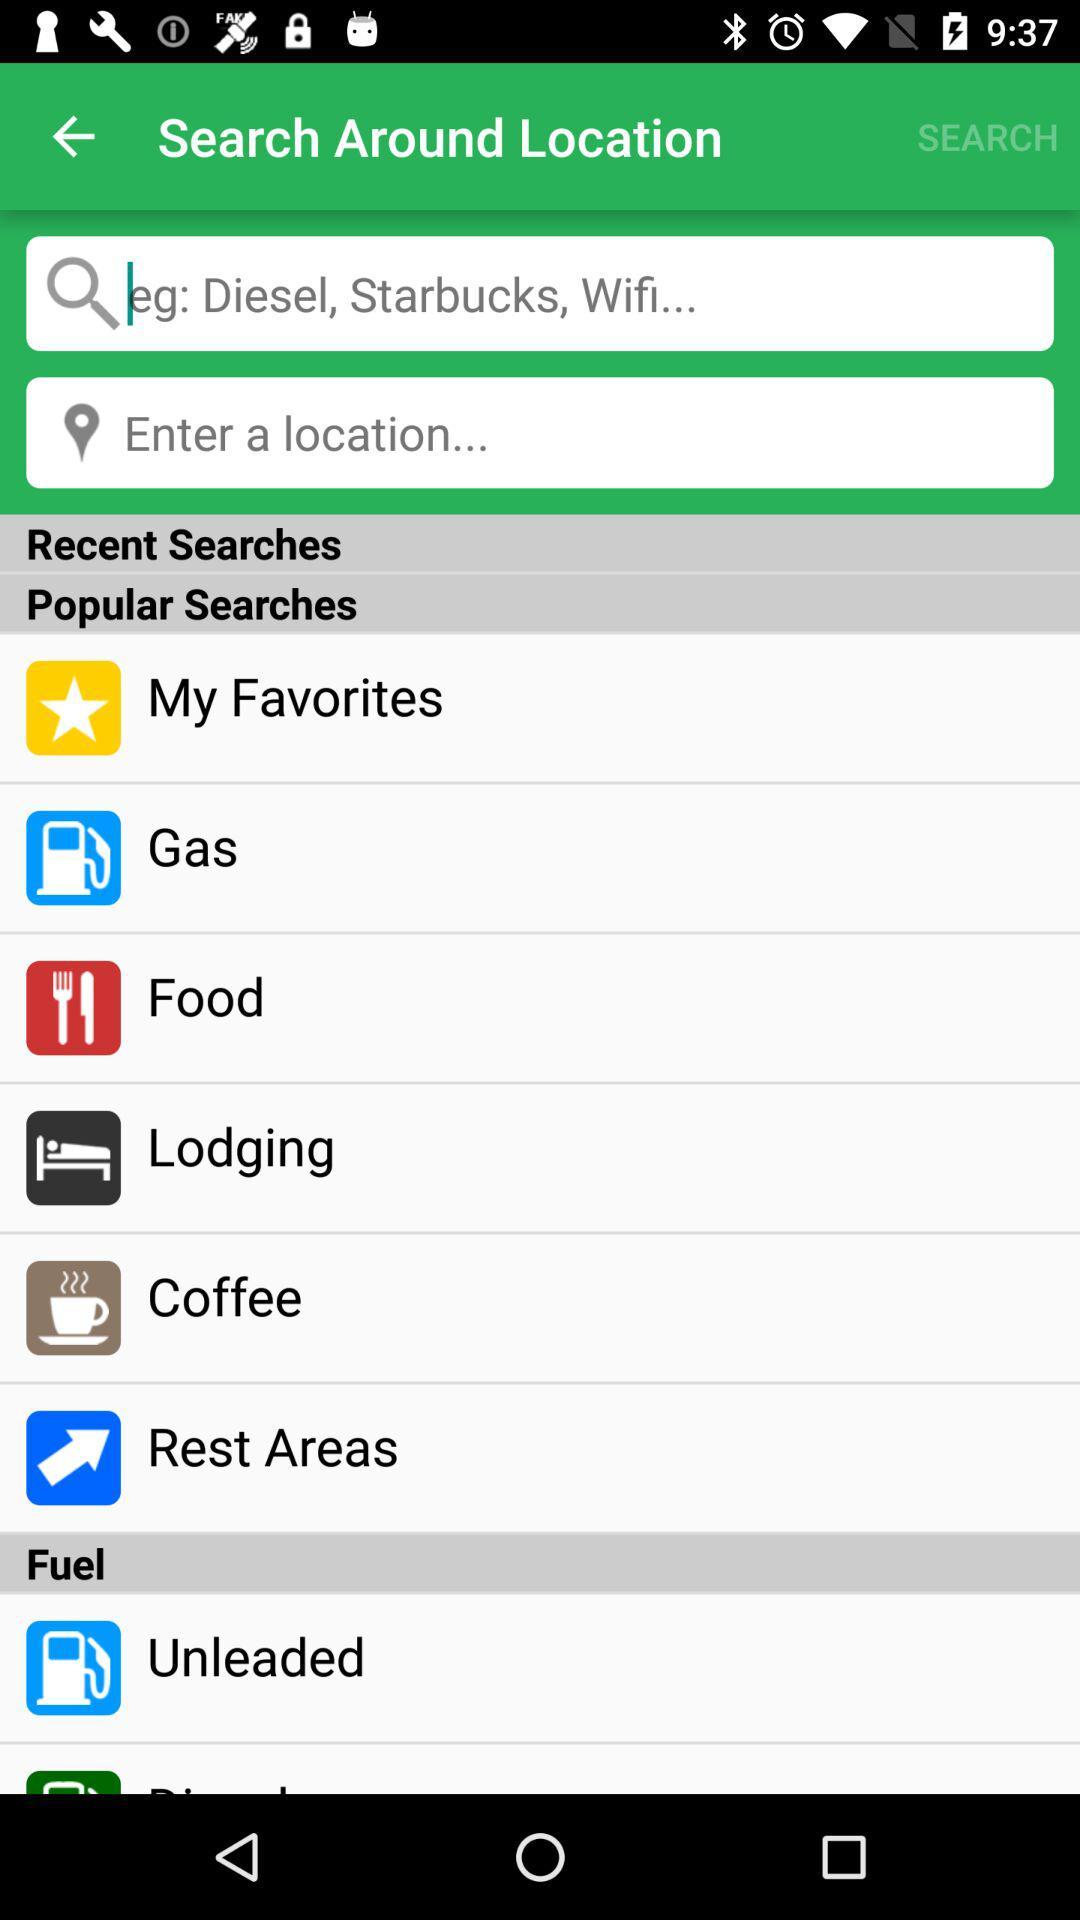  I want to click on the popular searches icon, so click(540, 602).